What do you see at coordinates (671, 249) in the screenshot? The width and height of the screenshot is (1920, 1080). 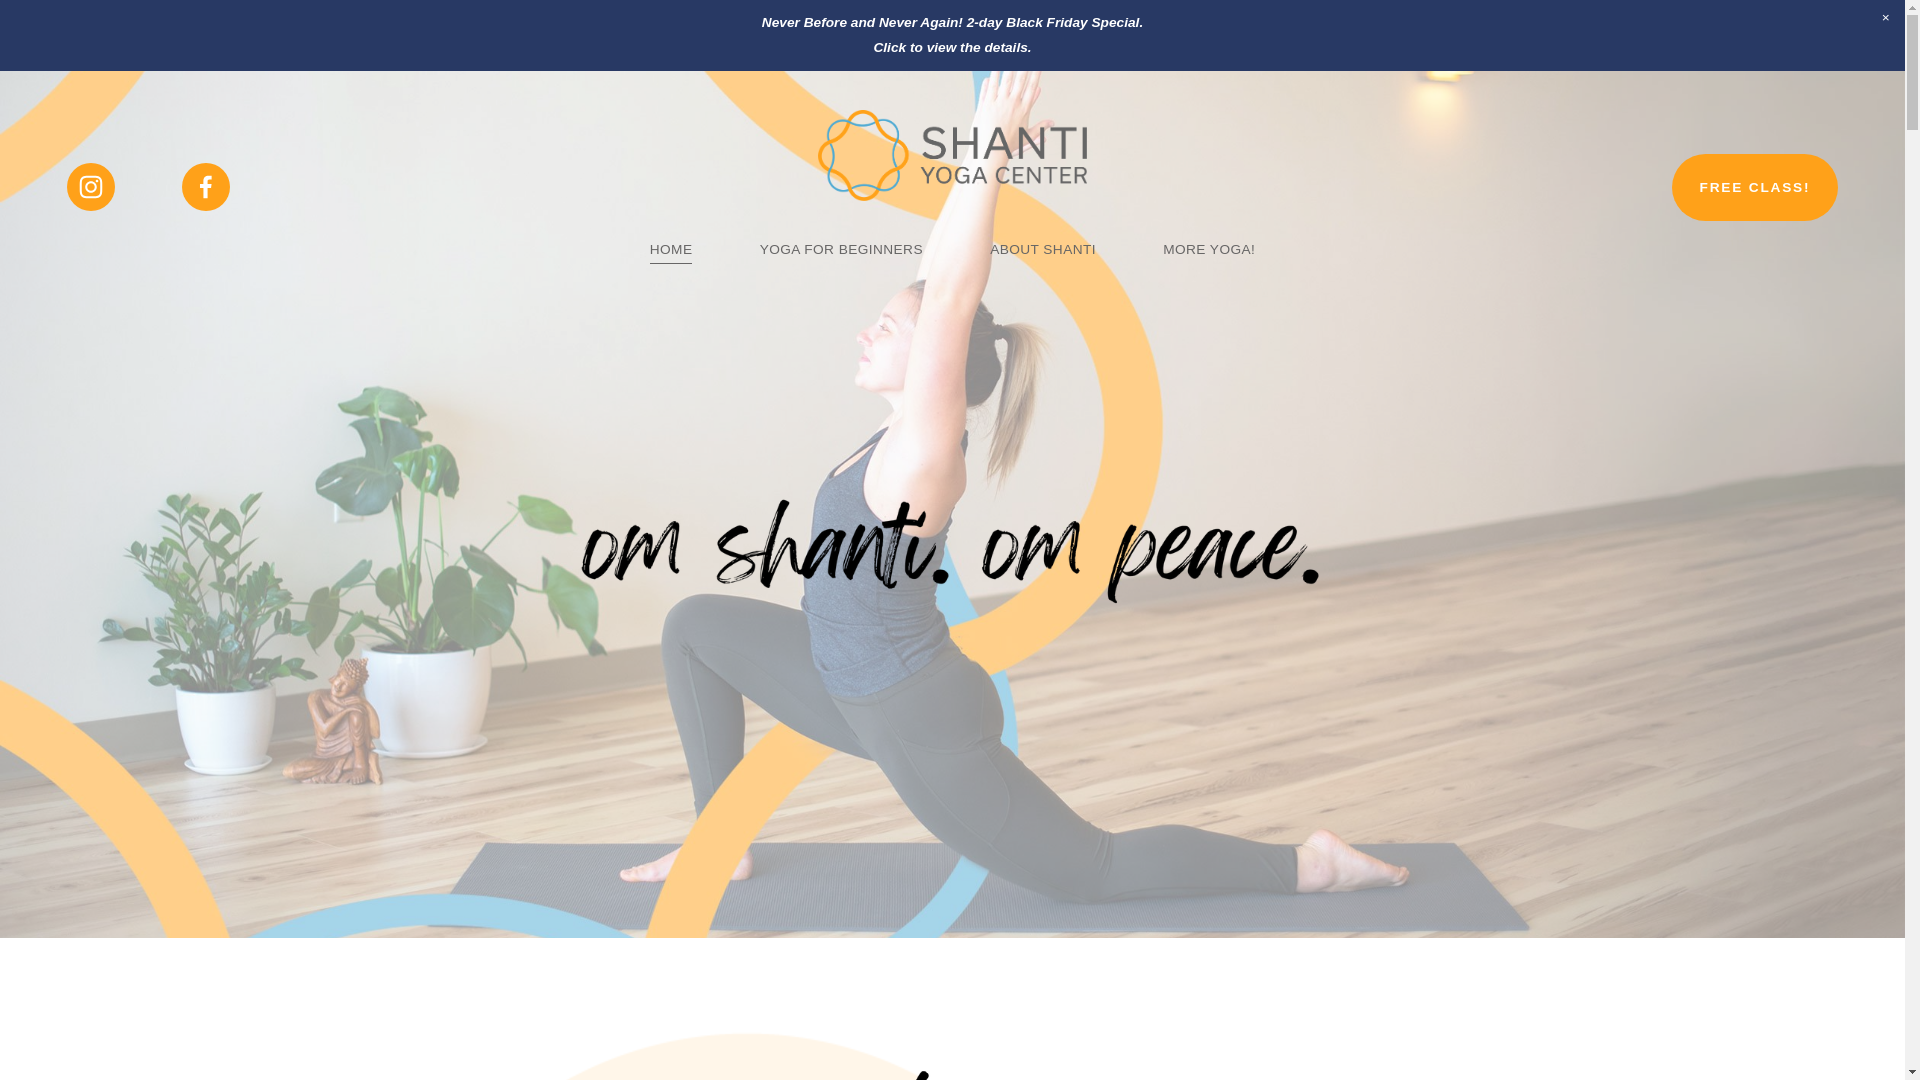 I see `'HOME'` at bounding box center [671, 249].